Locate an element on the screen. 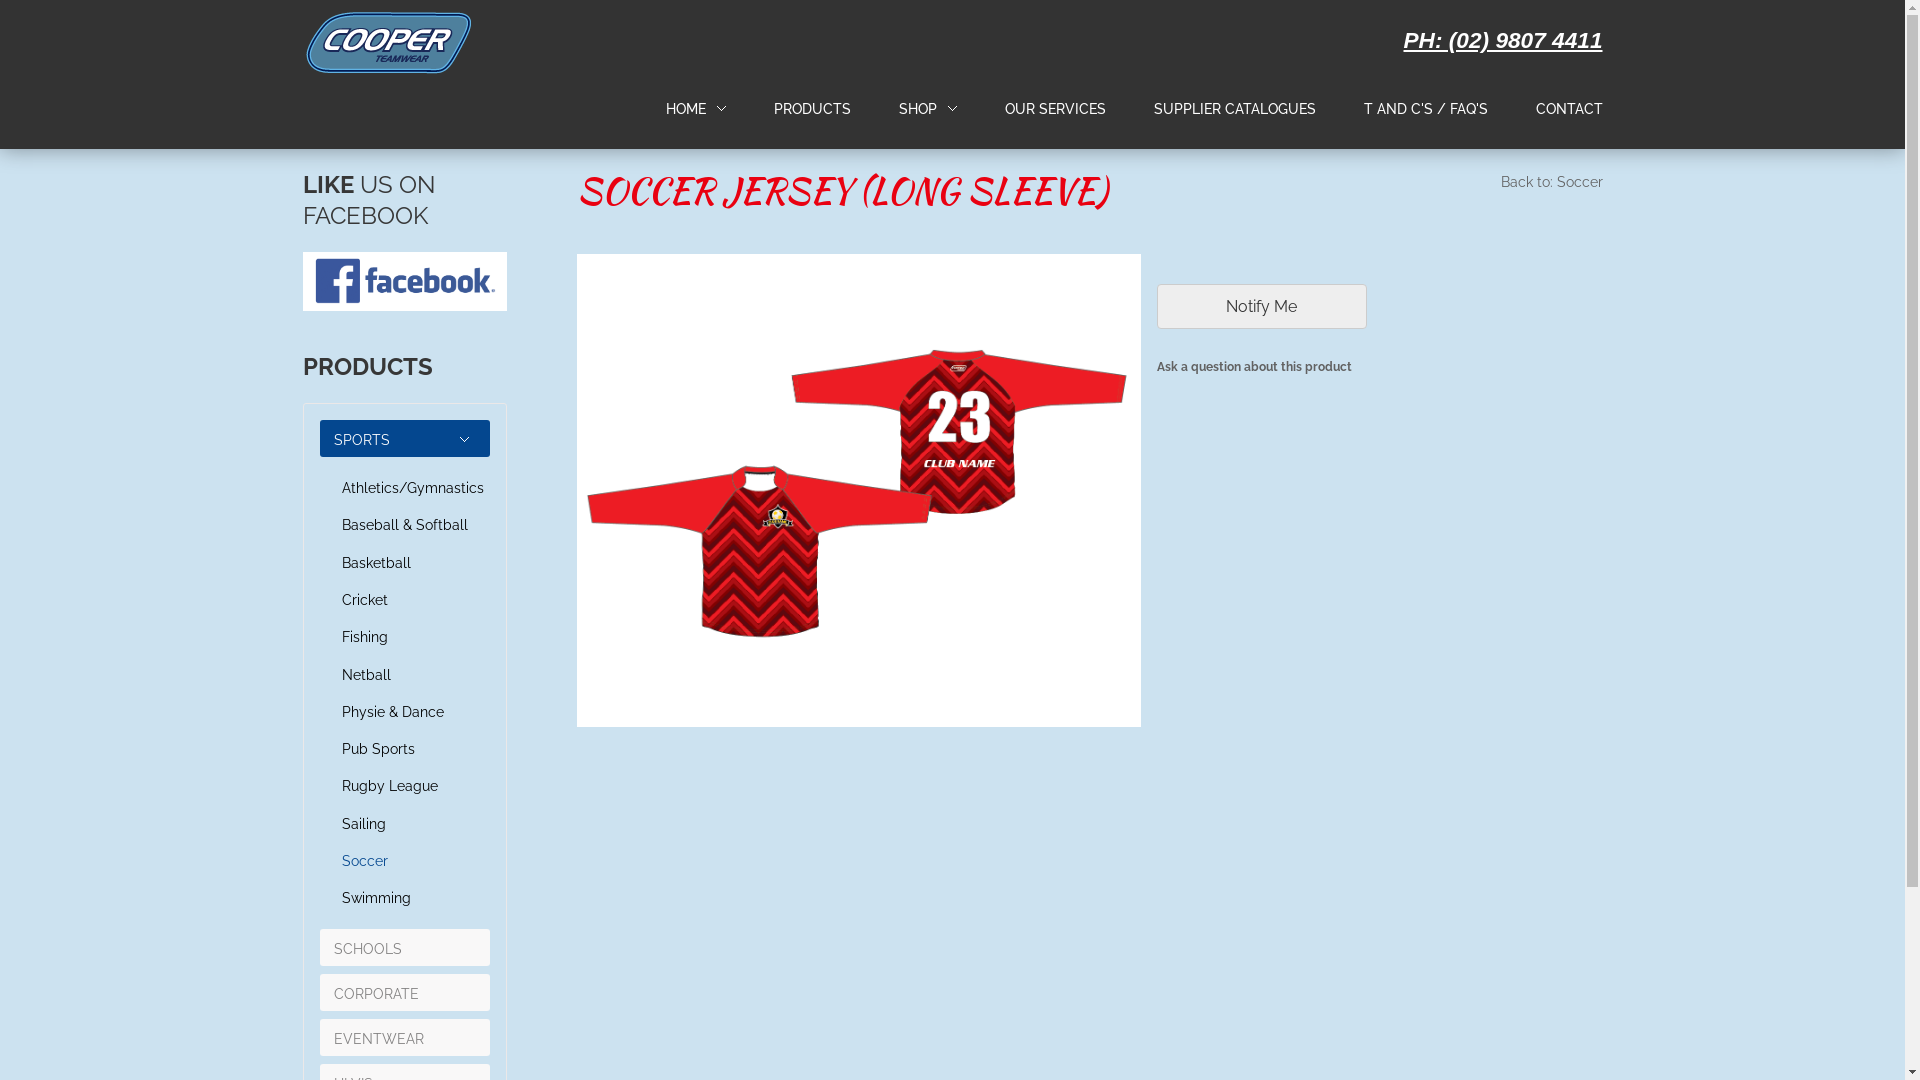 The width and height of the screenshot is (1920, 1080). 'SHOP' is located at coordinates (896, 110).